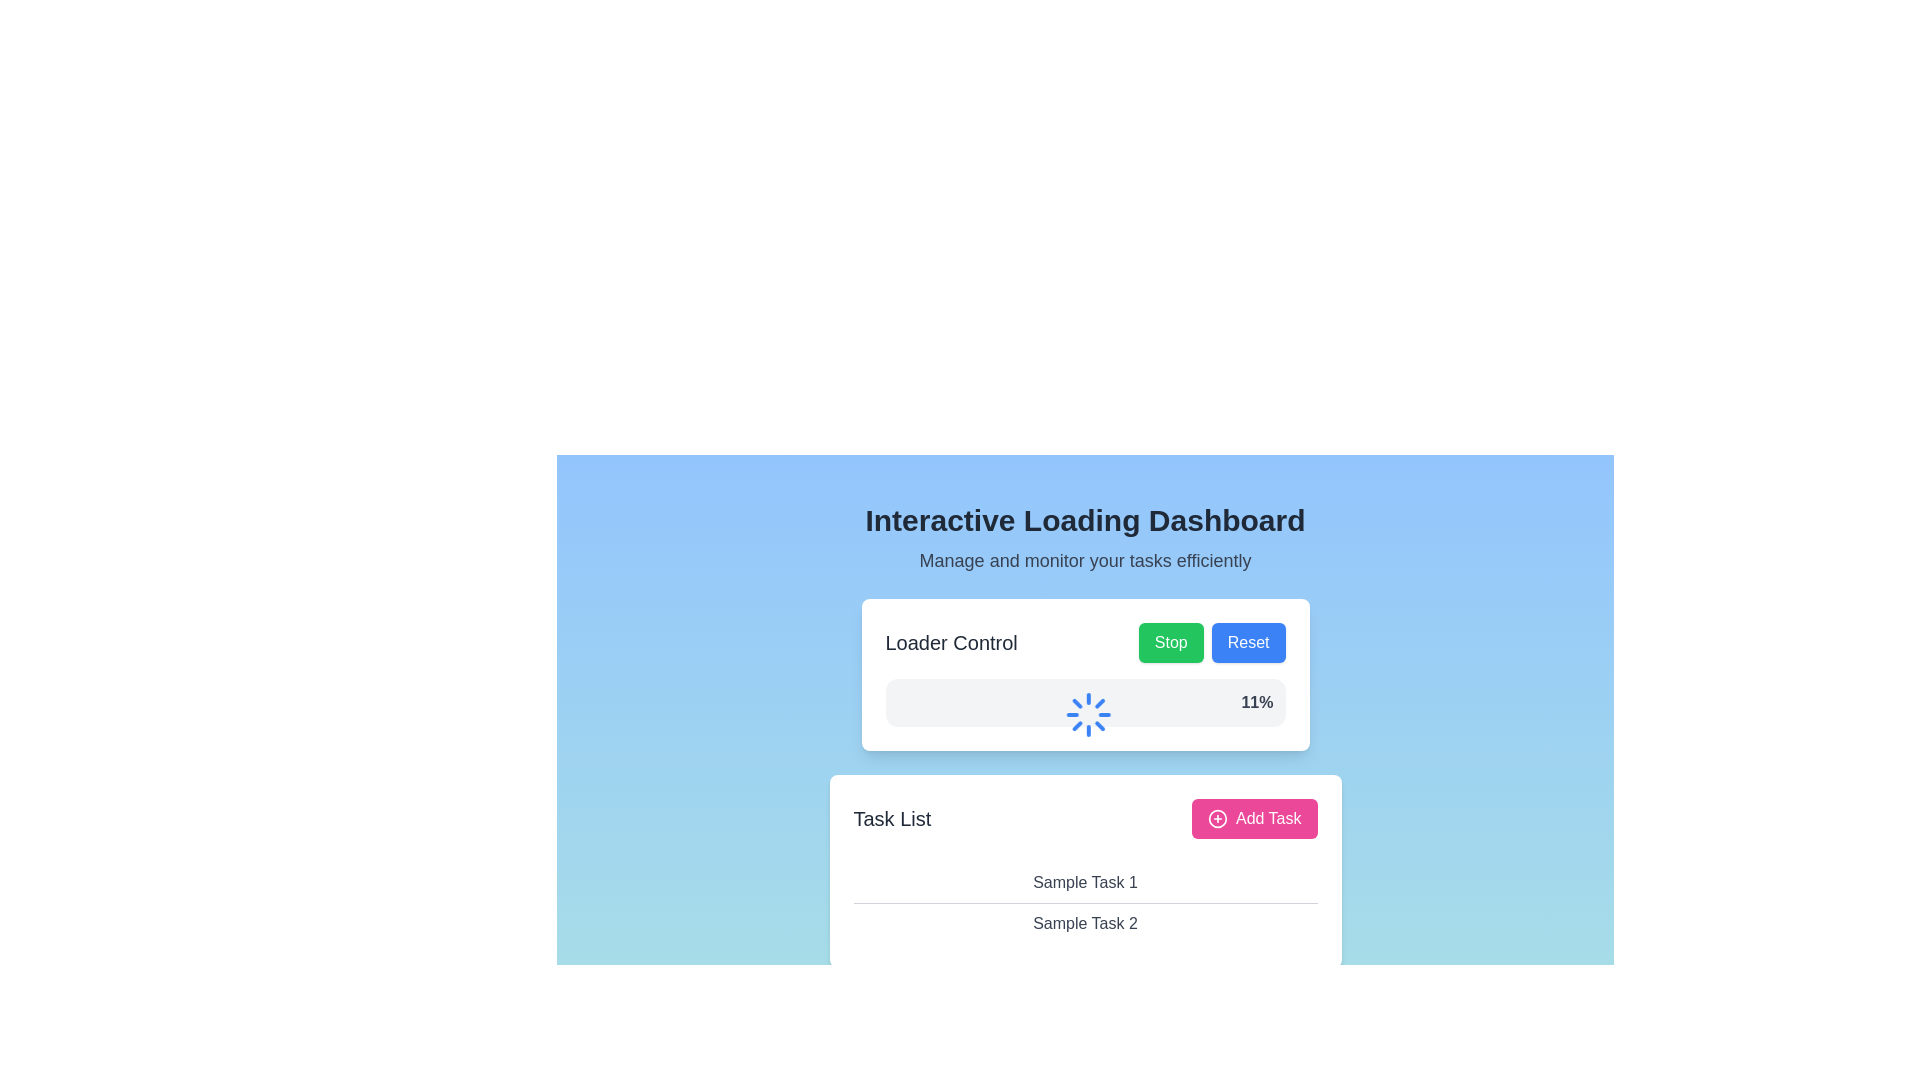 This screenshot has width=1920, height=1080. Describe the element at coordinates (1084, 643) in the screenshot. I see `the 'Reset' button in the Control bar labeled 'Loader Control', which has a blue background, located at the top section of the panel` at that location.